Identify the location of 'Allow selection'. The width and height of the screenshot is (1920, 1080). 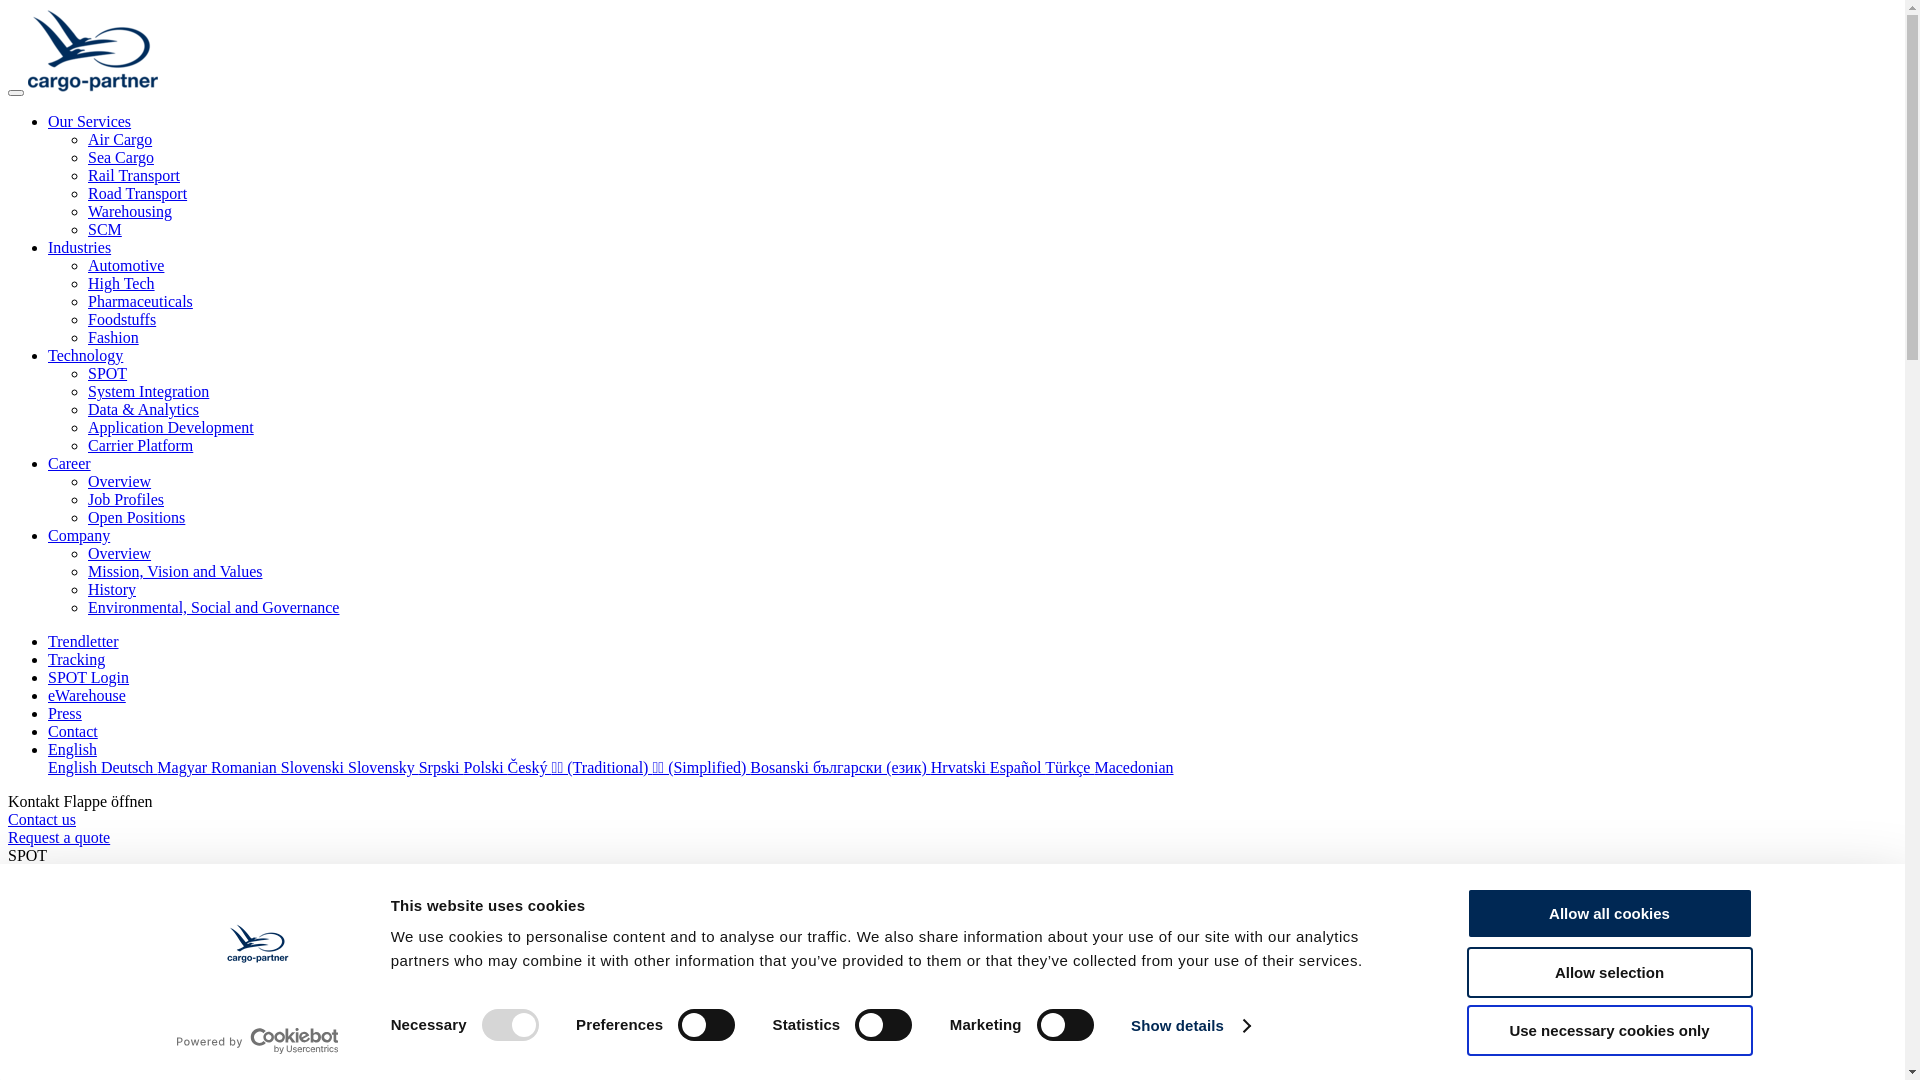
(1608, 970).